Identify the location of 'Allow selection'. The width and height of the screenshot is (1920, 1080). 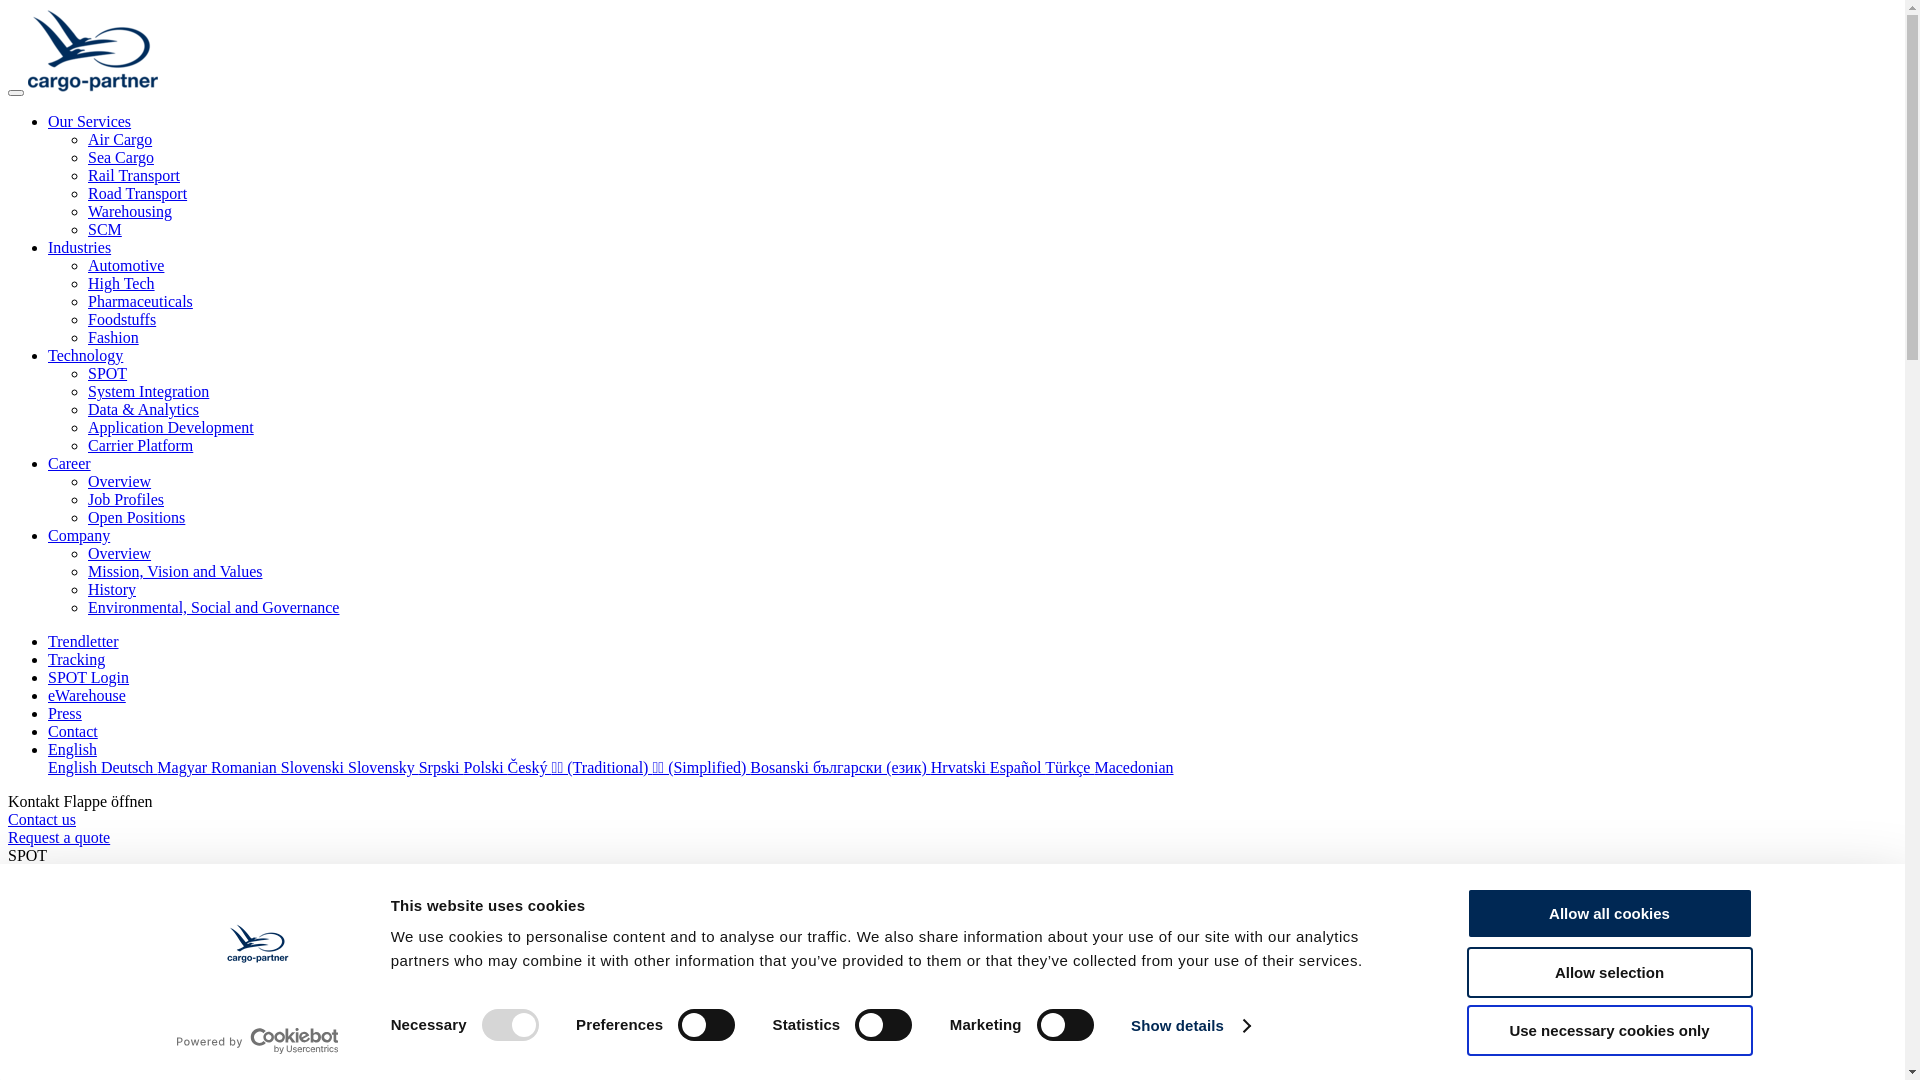
(1608, 970).